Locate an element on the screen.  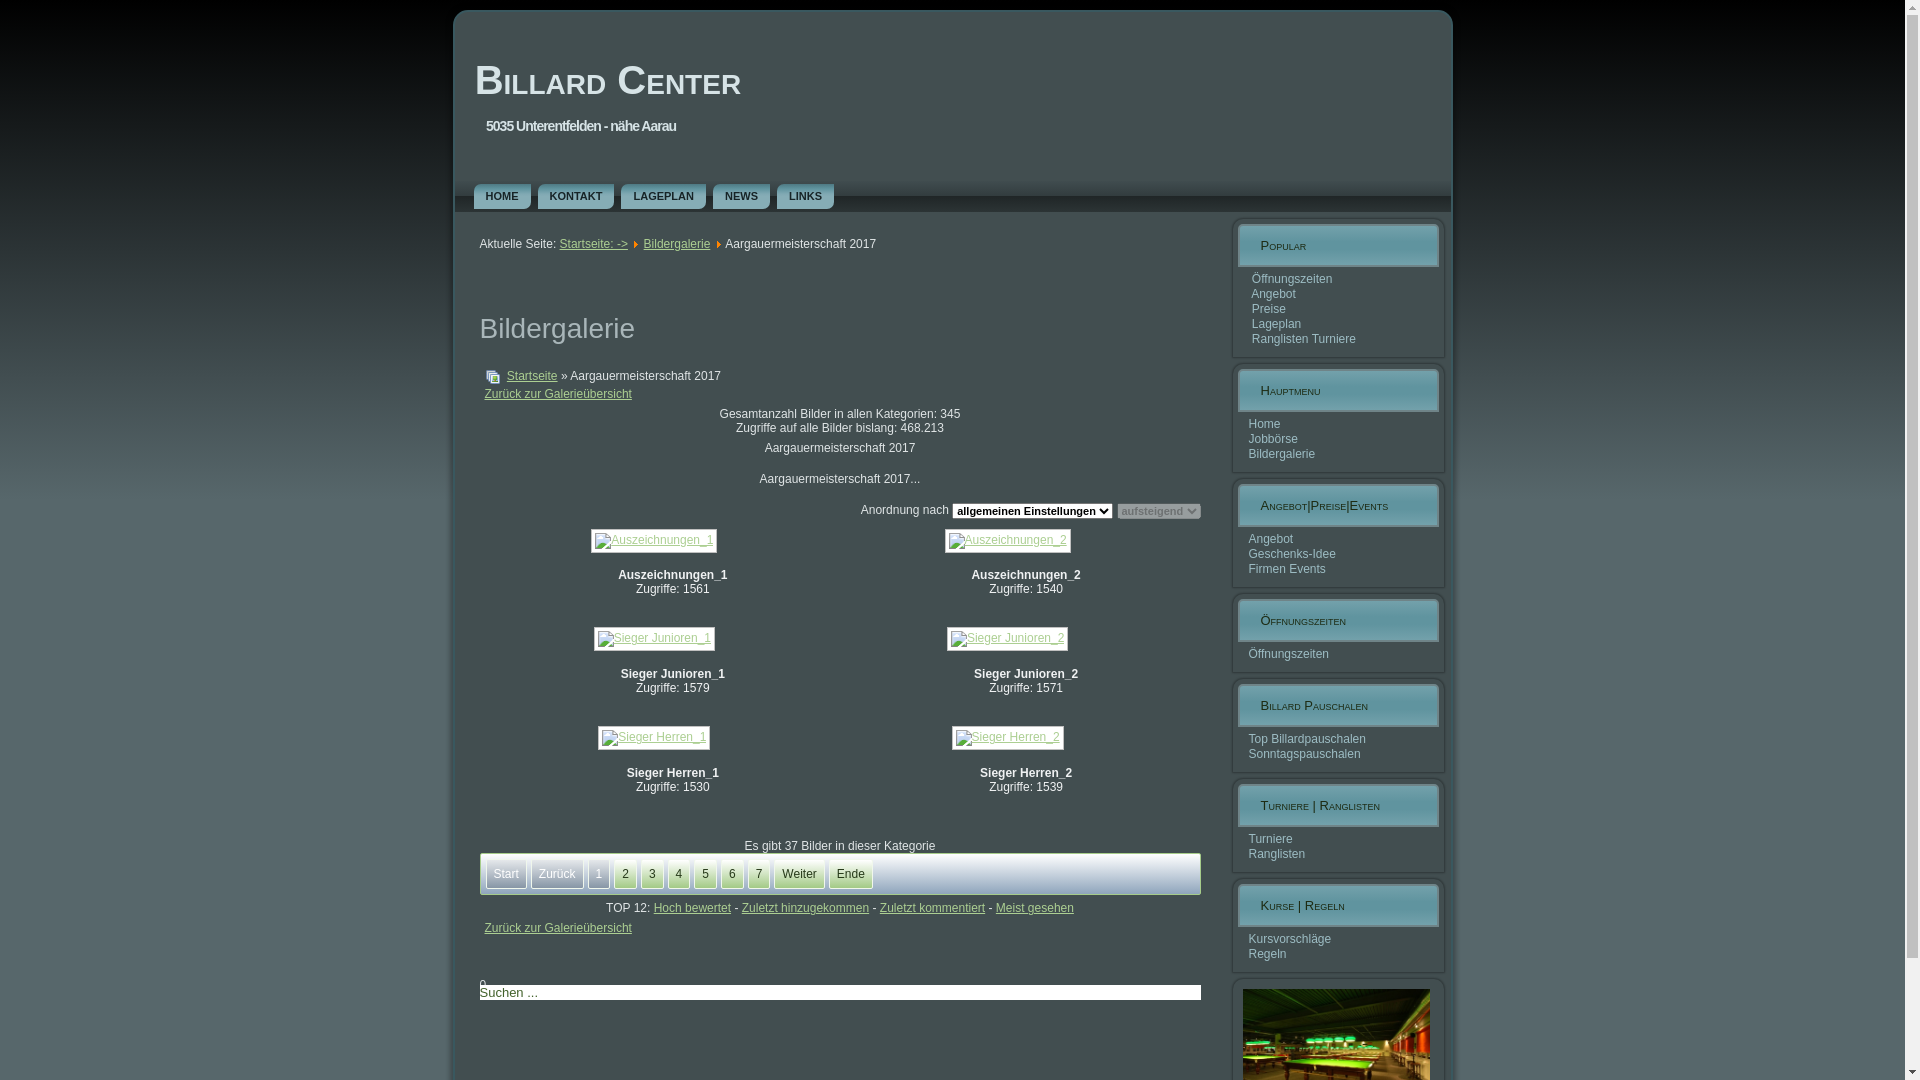
'Sieger Herren_1' is located at coordinates (656, 740).